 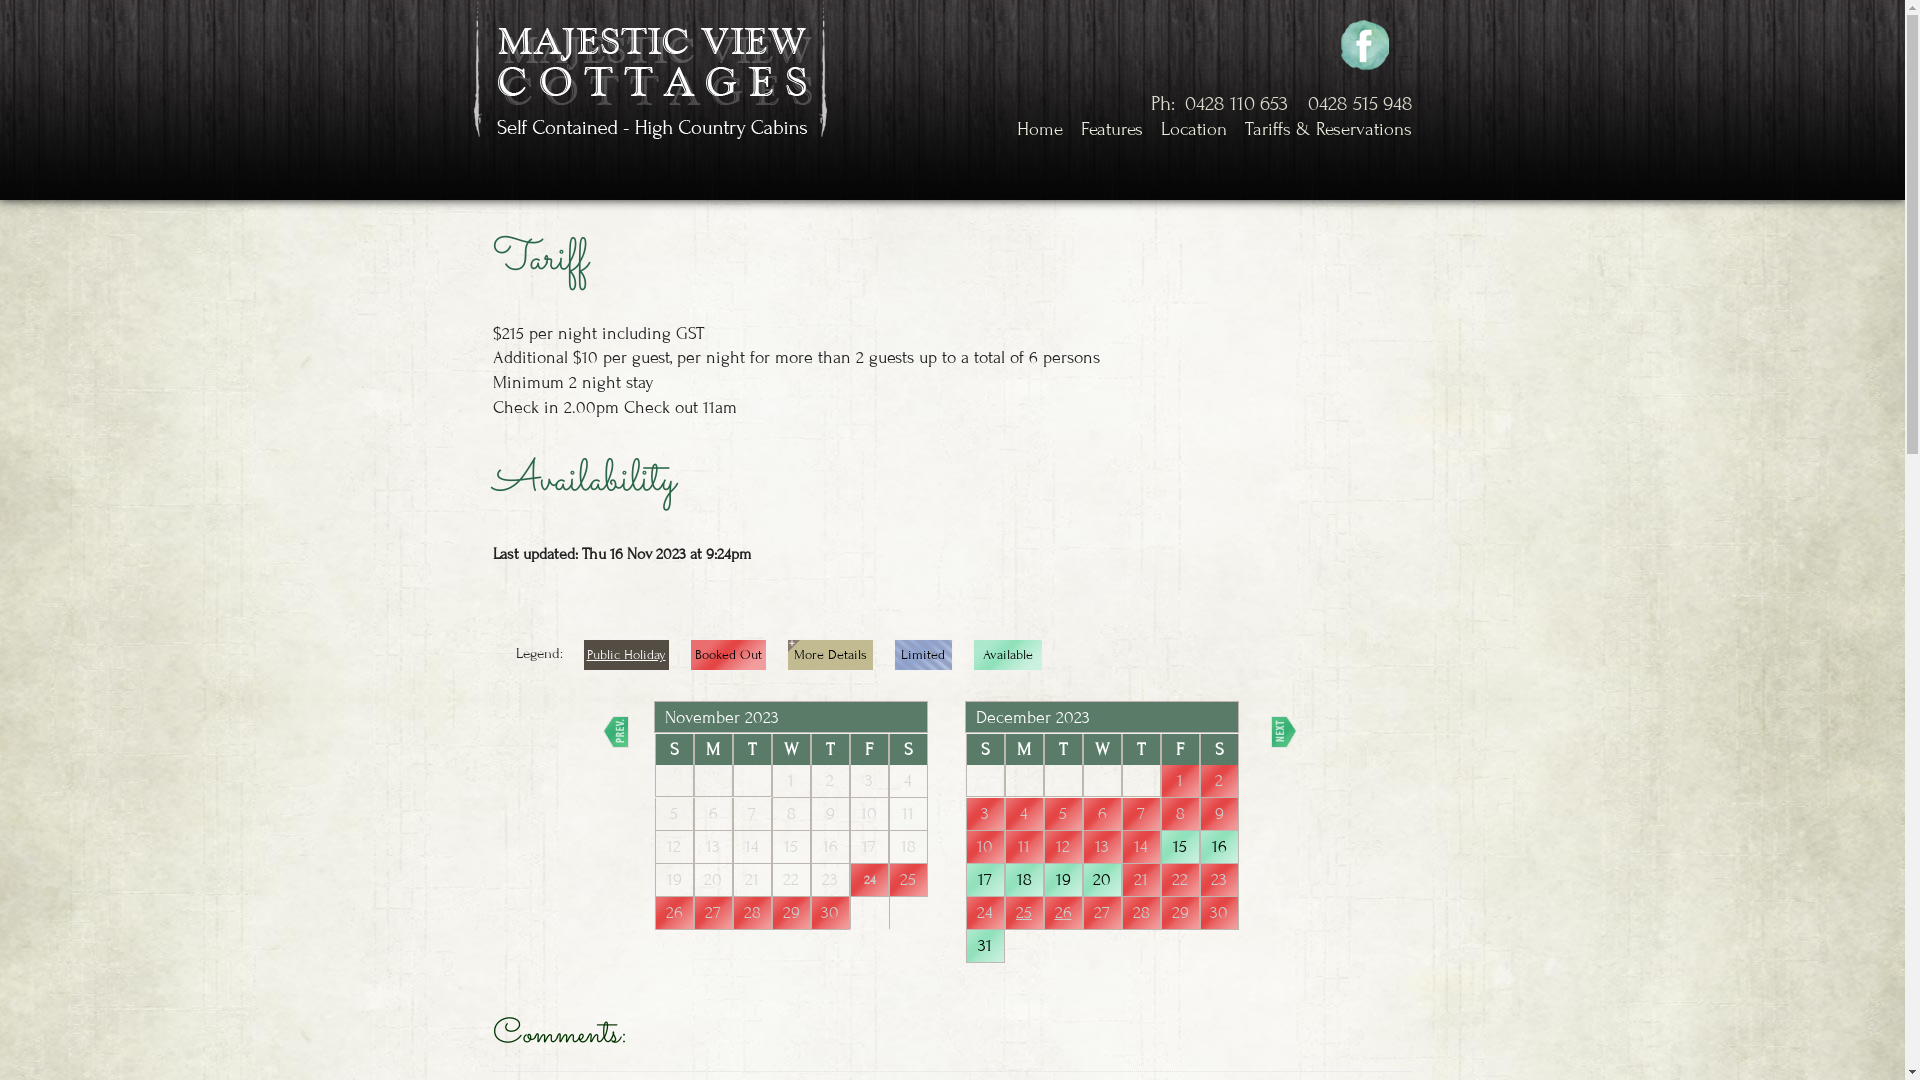 I want to click on 'Prev', so click(x=613, y=732).